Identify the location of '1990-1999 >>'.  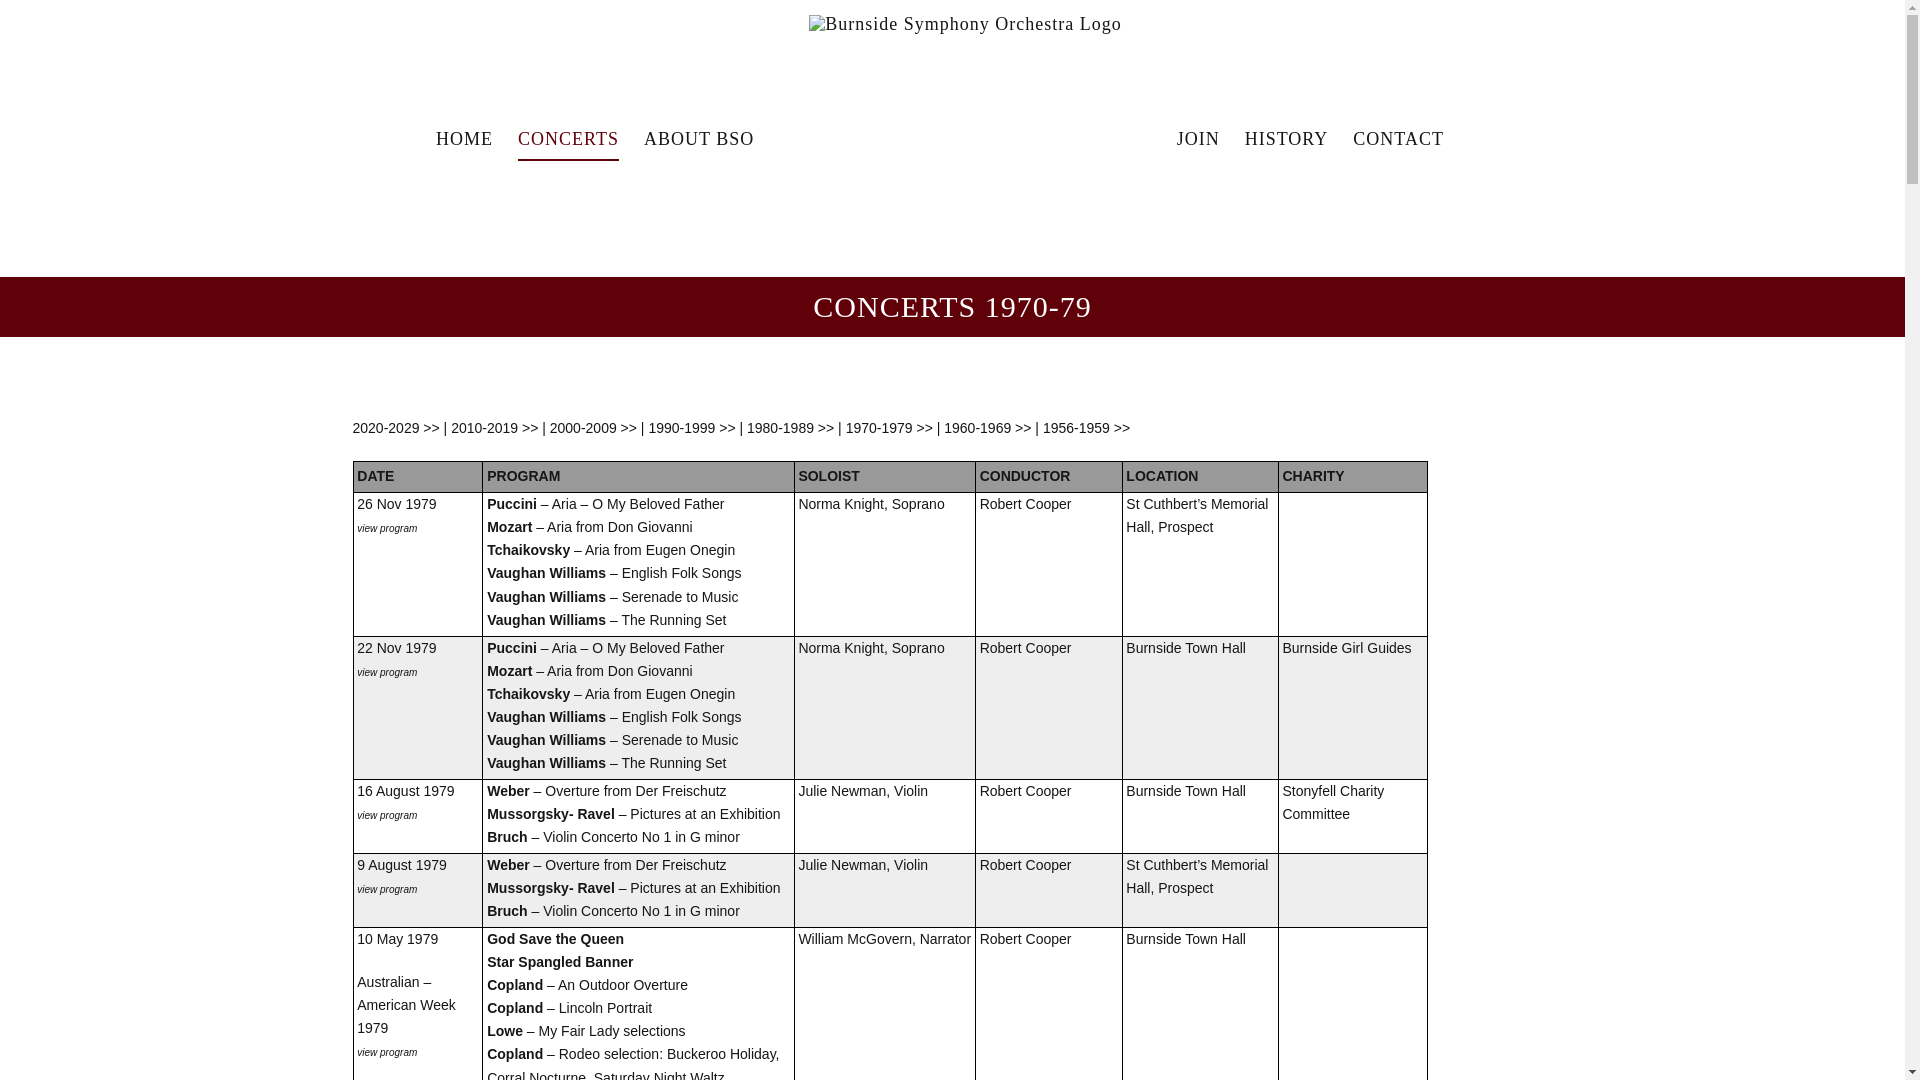
(648, 427).